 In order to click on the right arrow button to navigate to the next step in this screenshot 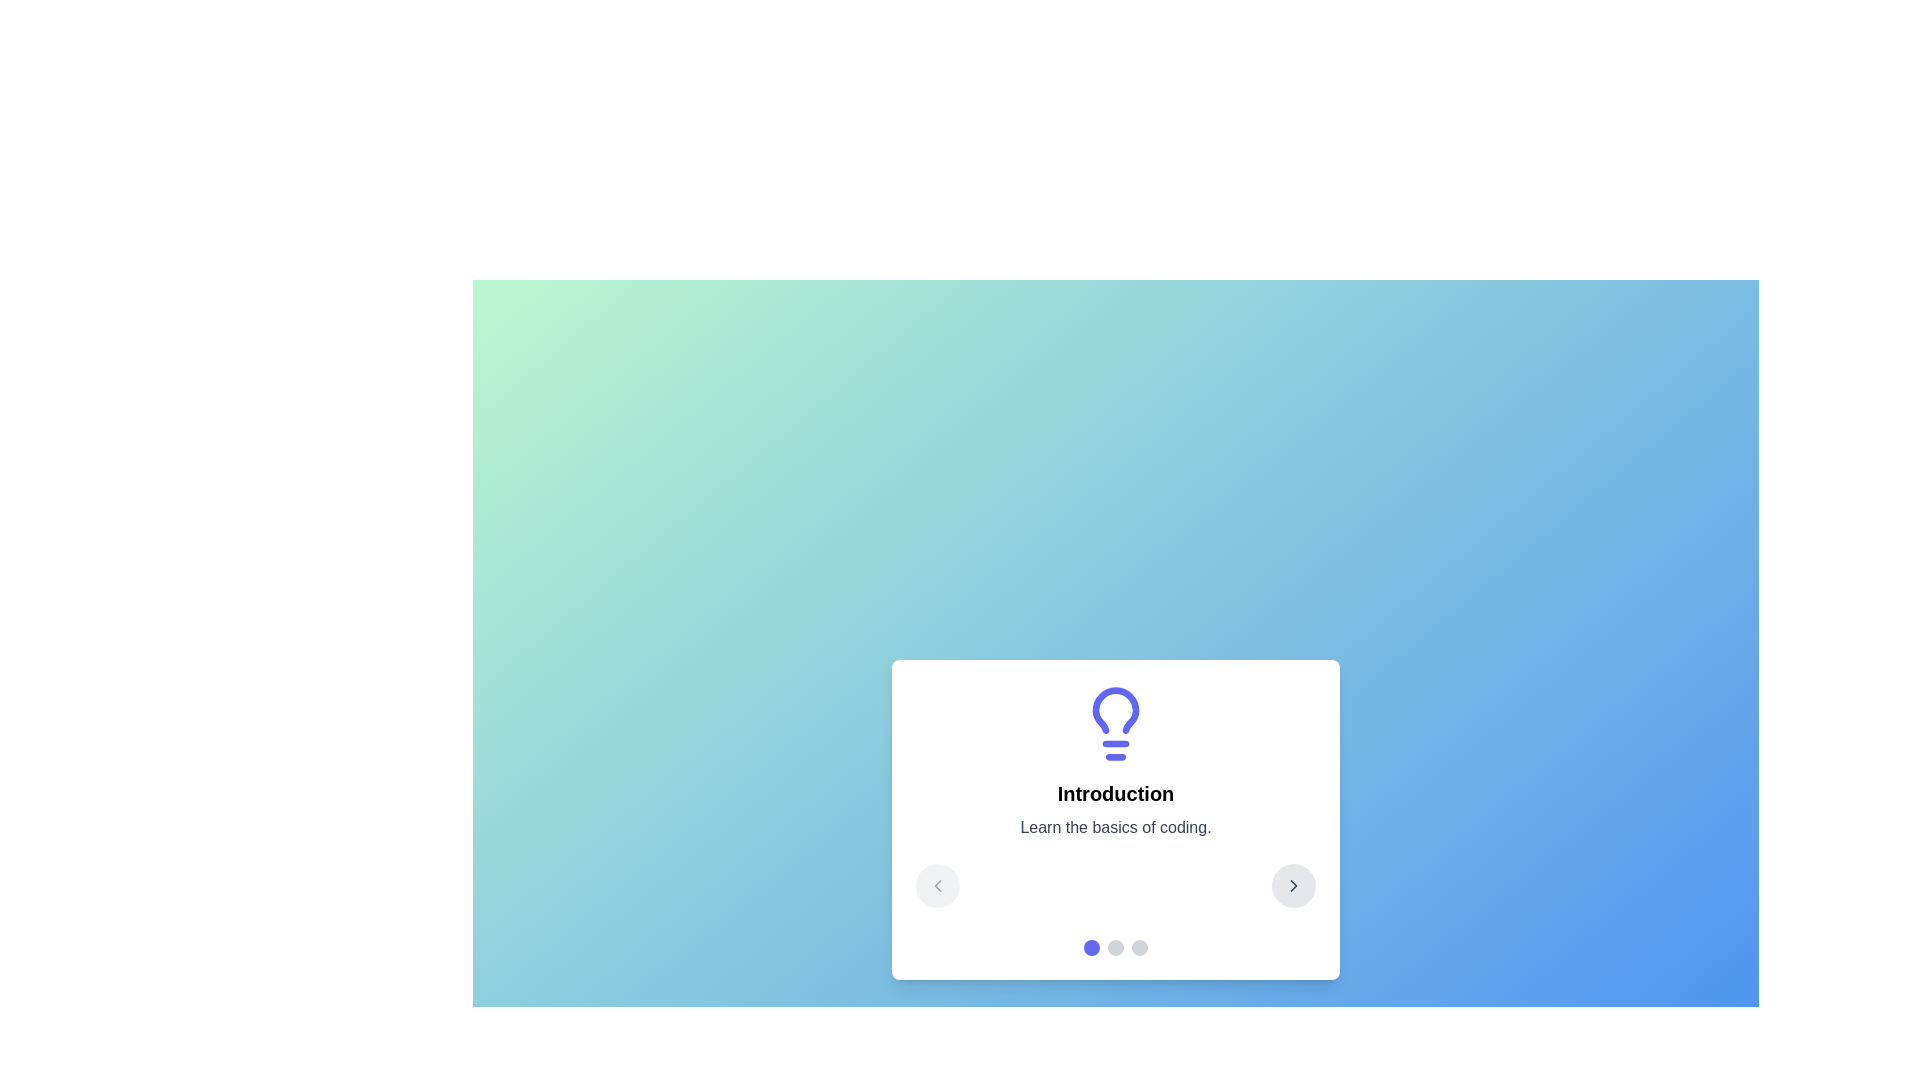, I will do `click(1294, 885)`.